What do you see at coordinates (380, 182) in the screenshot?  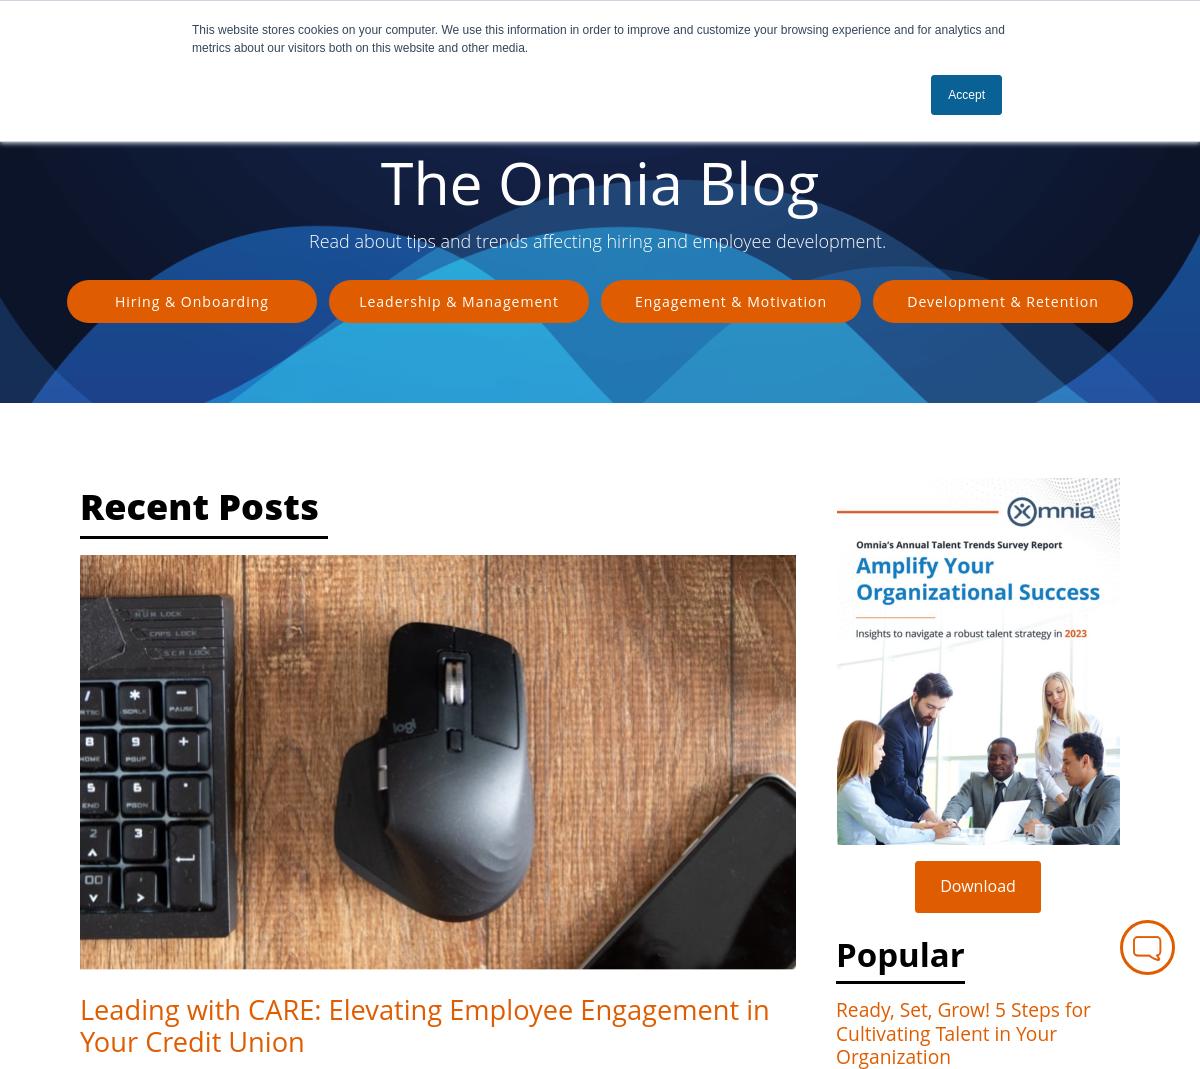 I see `'The Omnia Blog'` at bounding box center [380, 182].